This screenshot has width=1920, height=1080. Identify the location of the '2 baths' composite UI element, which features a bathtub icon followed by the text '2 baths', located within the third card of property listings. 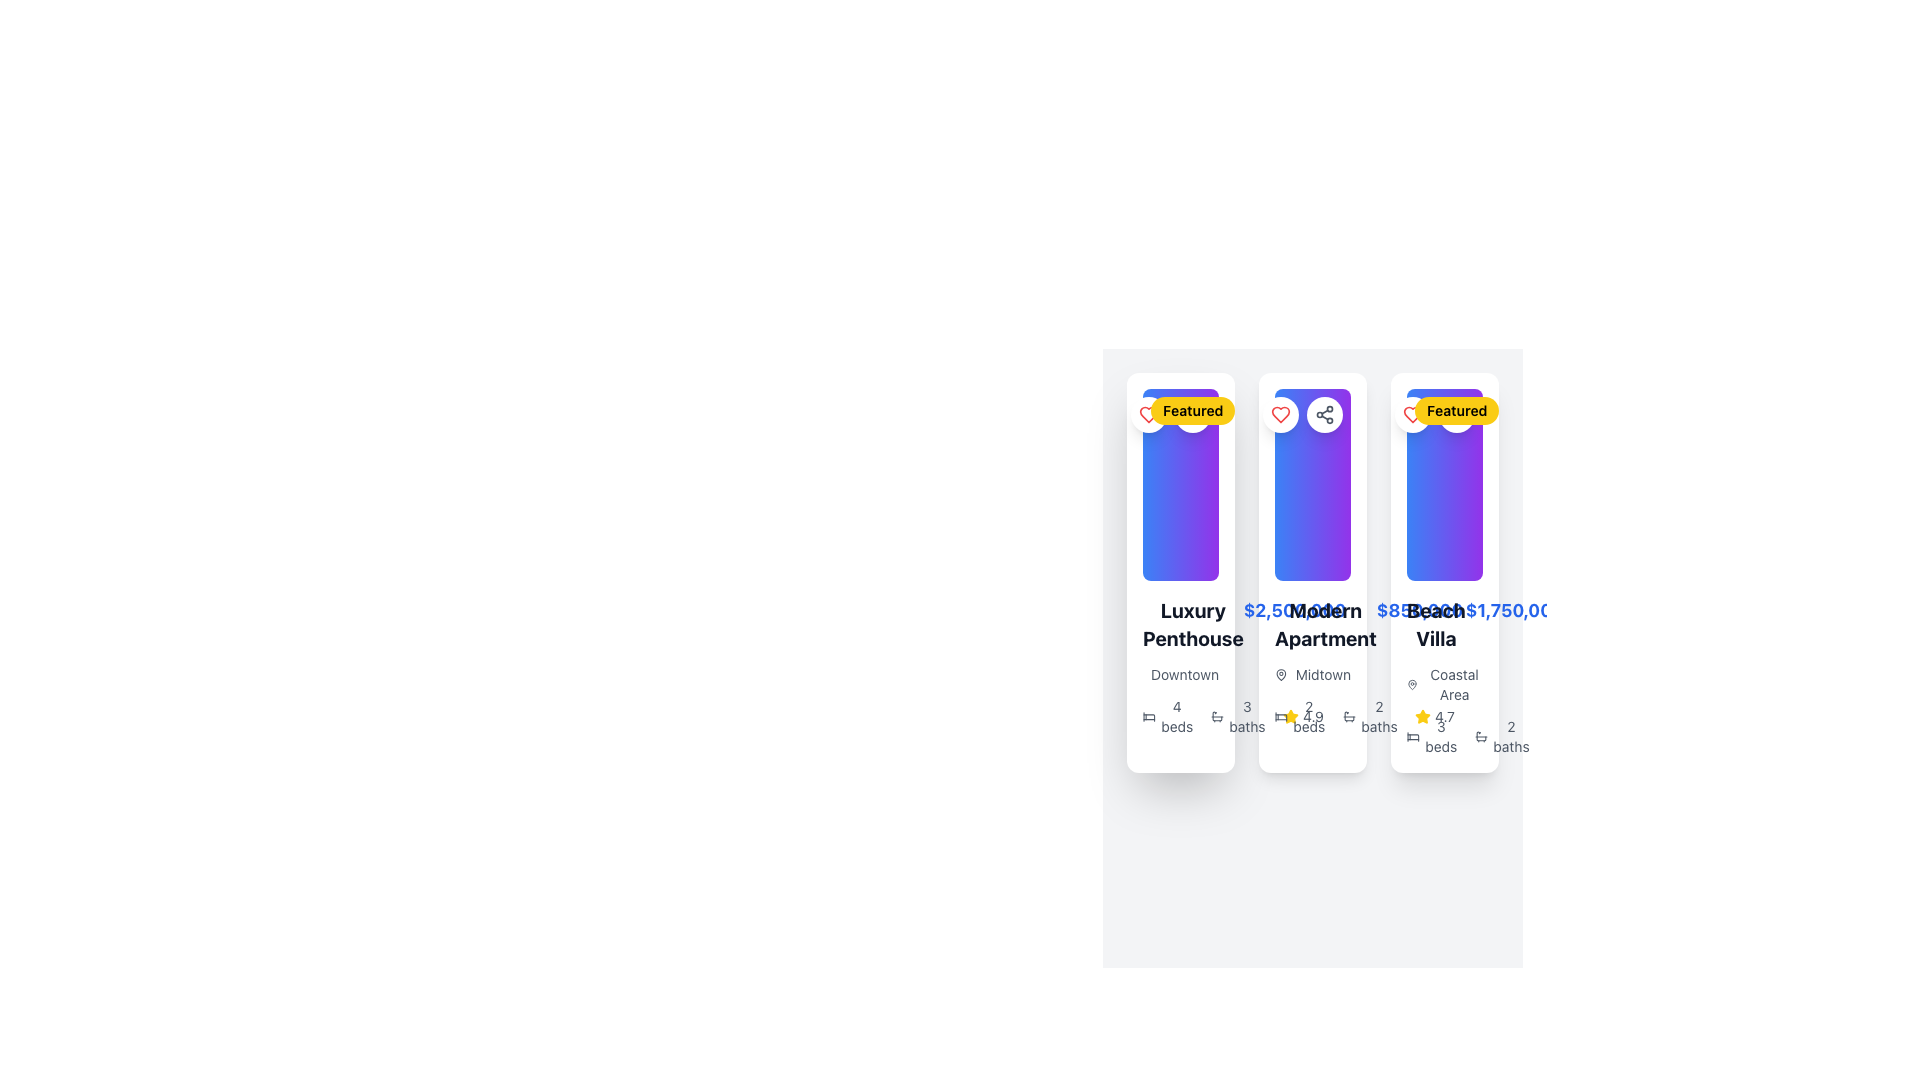
(1502, 736).